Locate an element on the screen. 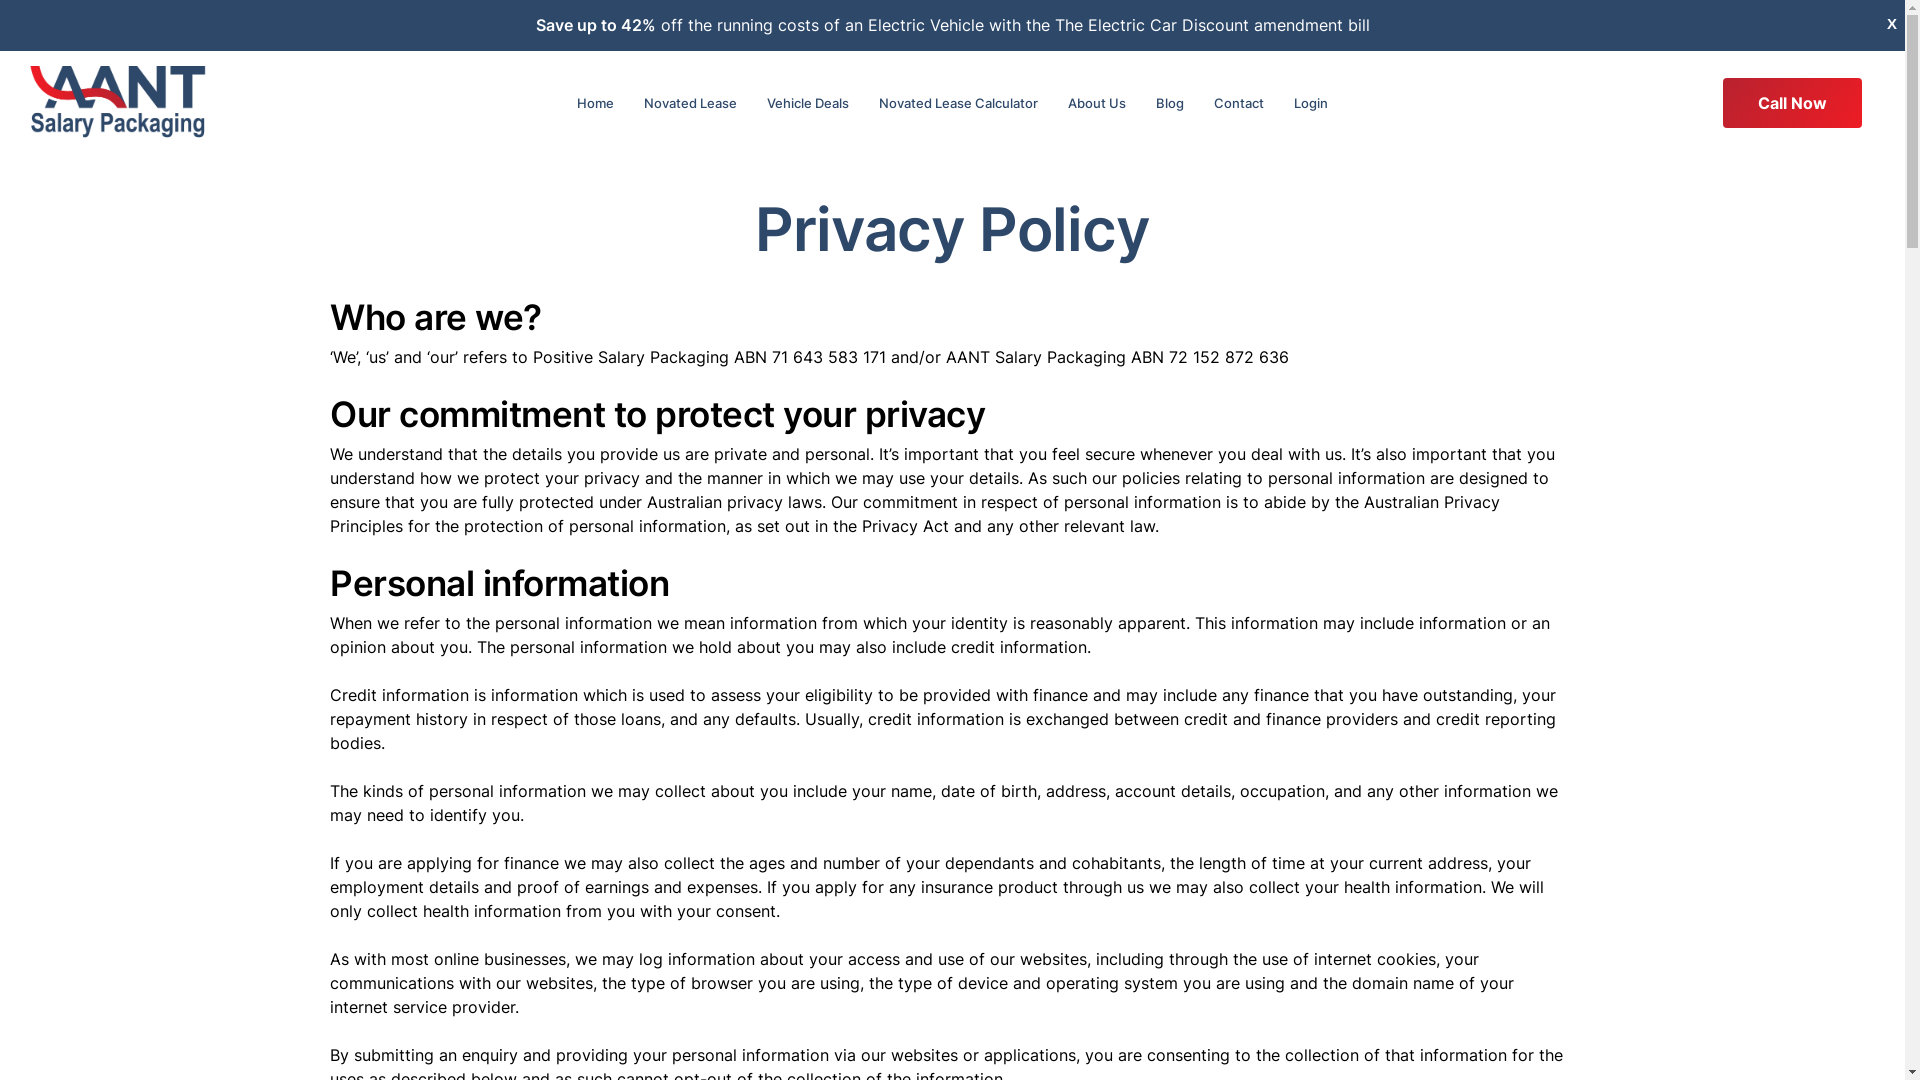 The width and height of the screenshot is (1920, 1080). 'Contact' is located at coordinates (1237, 103).